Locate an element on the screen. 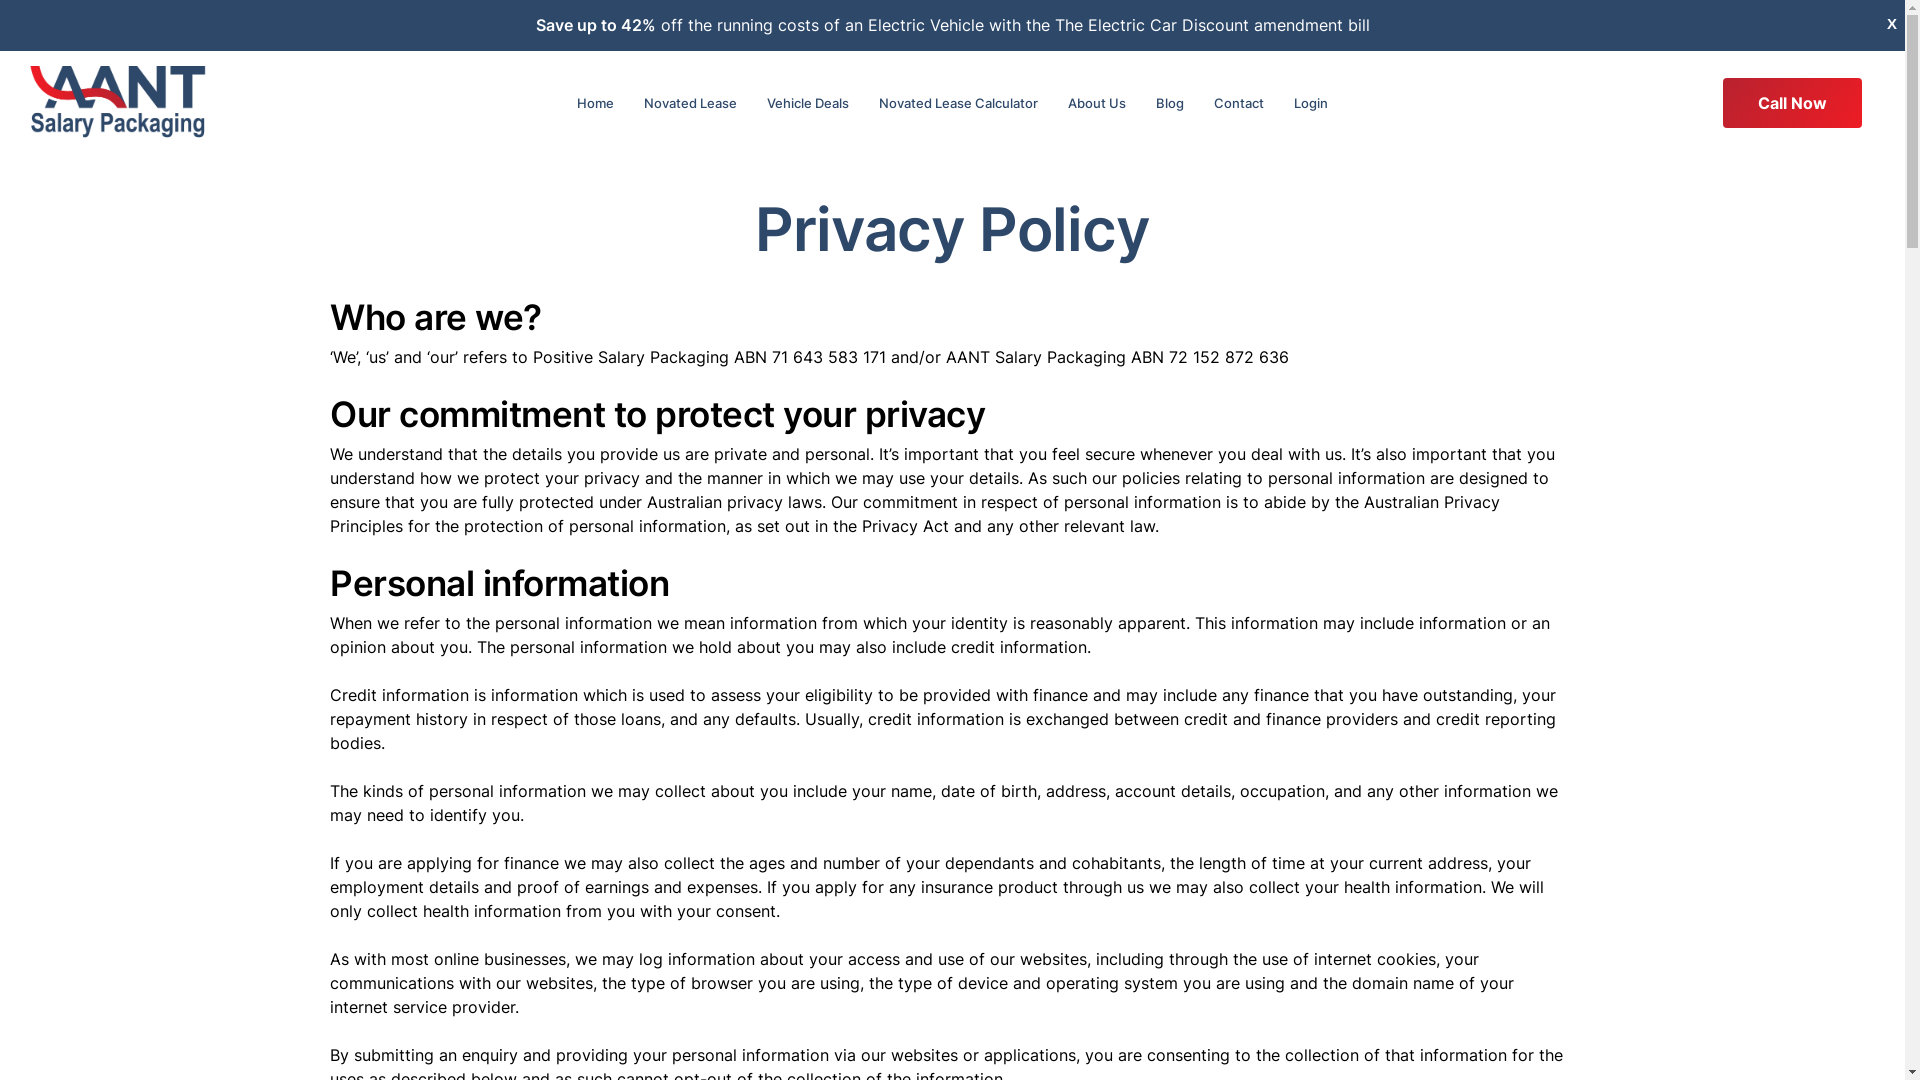 The width and height of the screenshot is (1920, 1080). 'Contact' is located at coordinates (1237, 103).